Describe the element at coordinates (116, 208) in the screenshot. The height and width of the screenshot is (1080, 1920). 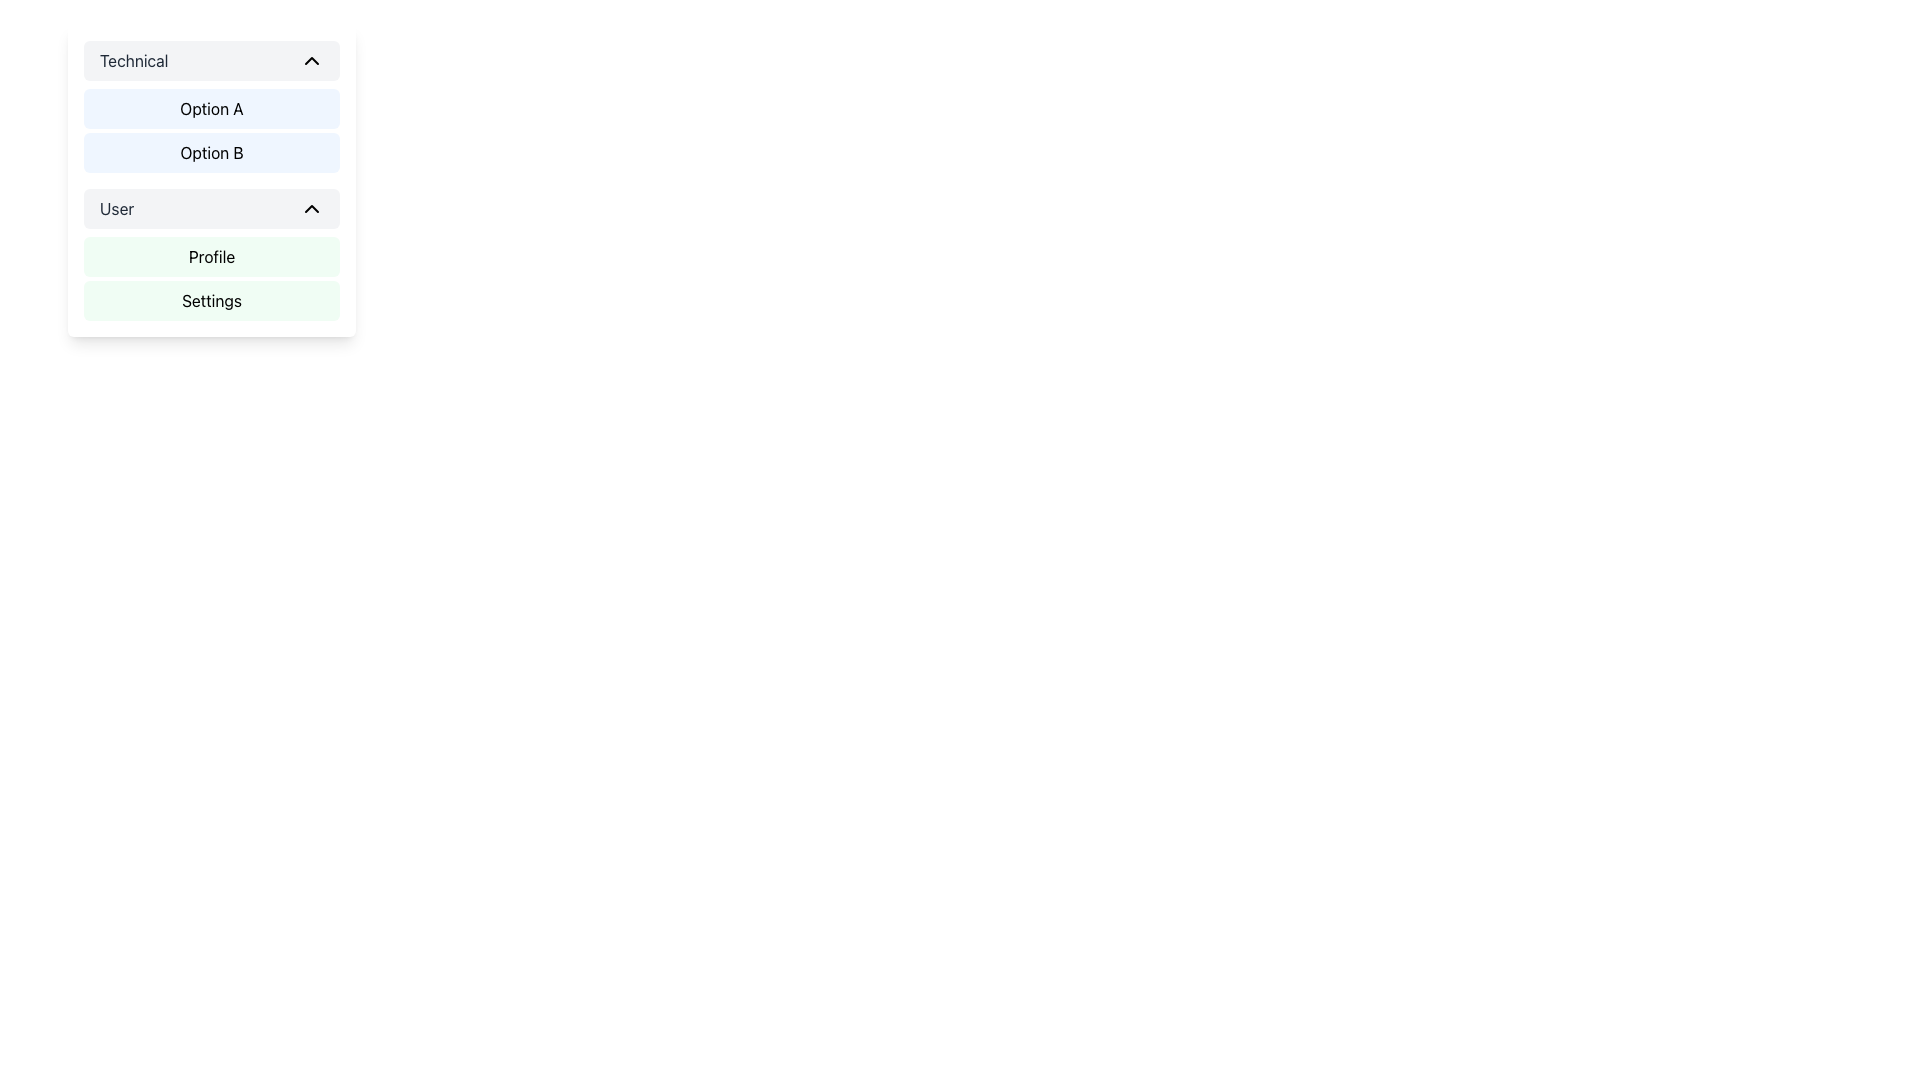
I see `the text label reading 'User', which is styled in dark gray against a light gray background and is centered horizontally within its bounding area` at that location.